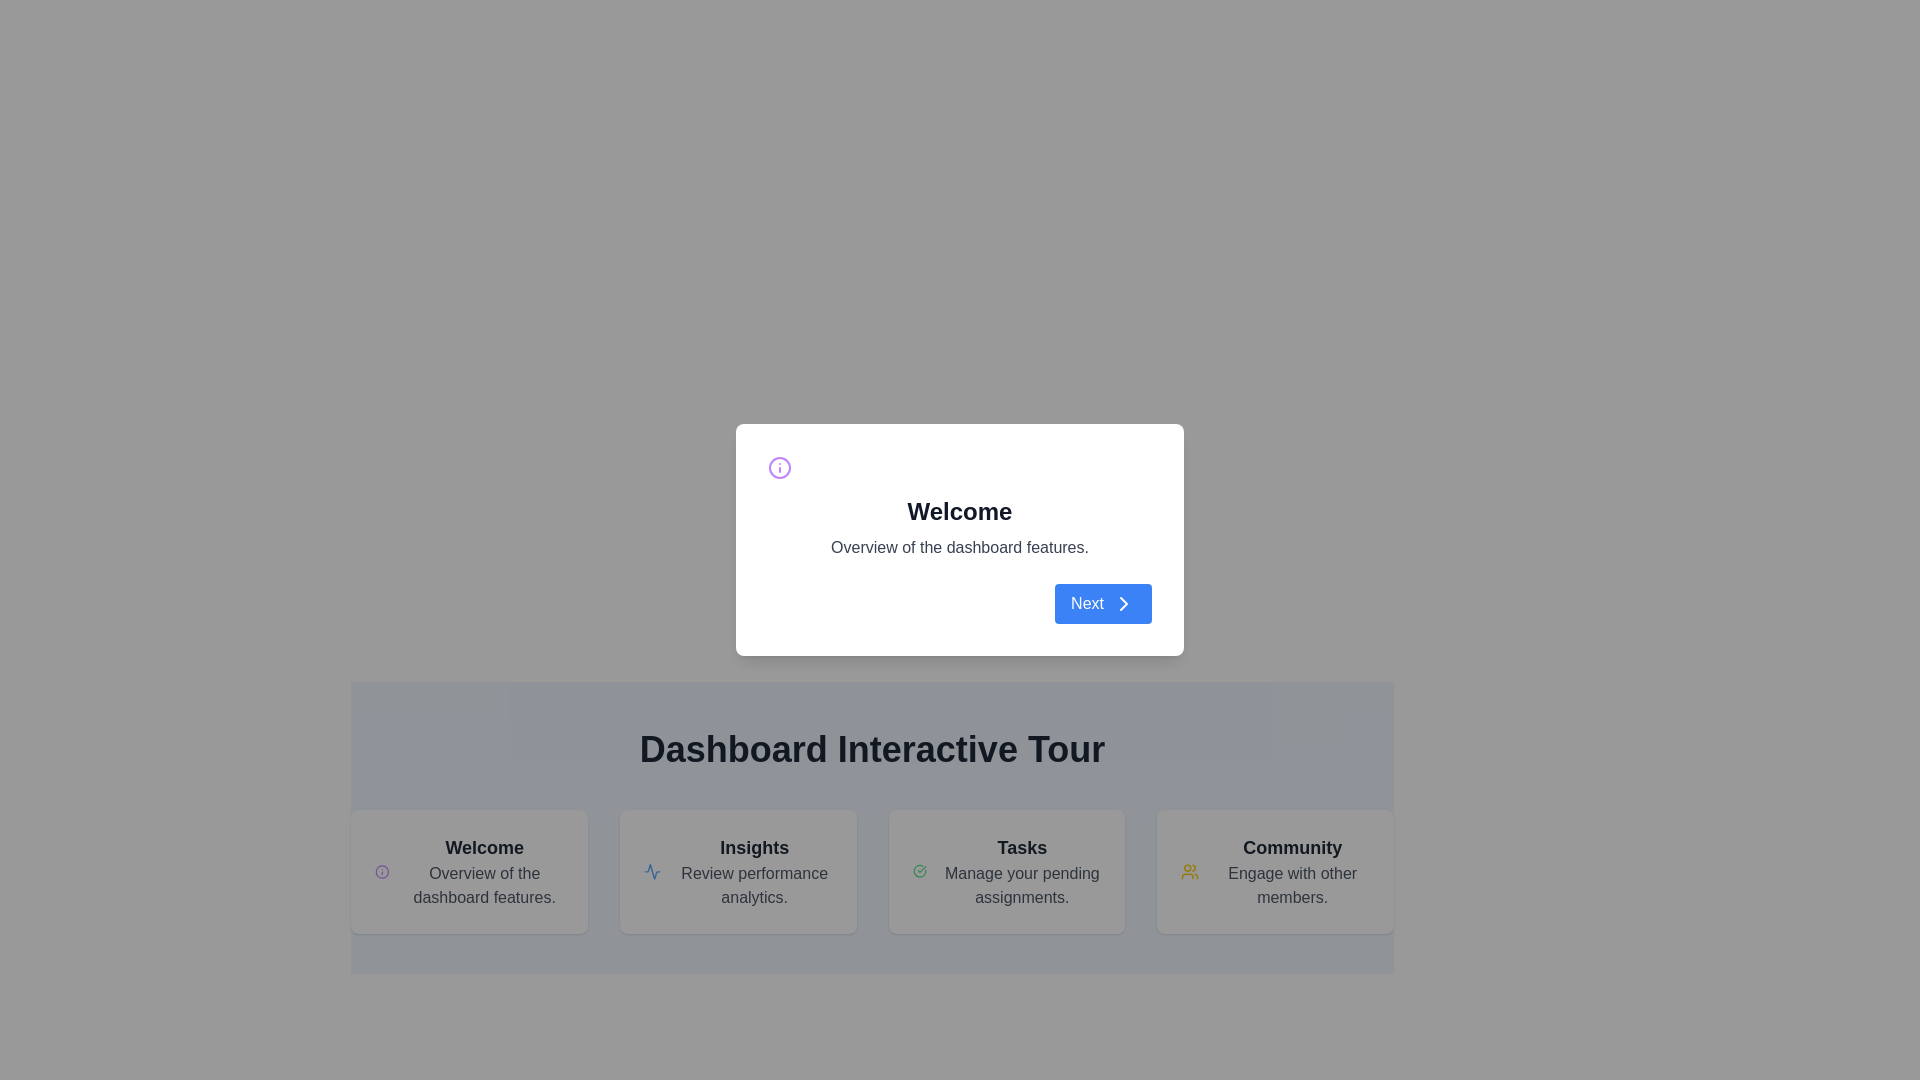 The image size is (1920, 1080). I want to click on the 'Welcome' heading text component, so click(960, 509).